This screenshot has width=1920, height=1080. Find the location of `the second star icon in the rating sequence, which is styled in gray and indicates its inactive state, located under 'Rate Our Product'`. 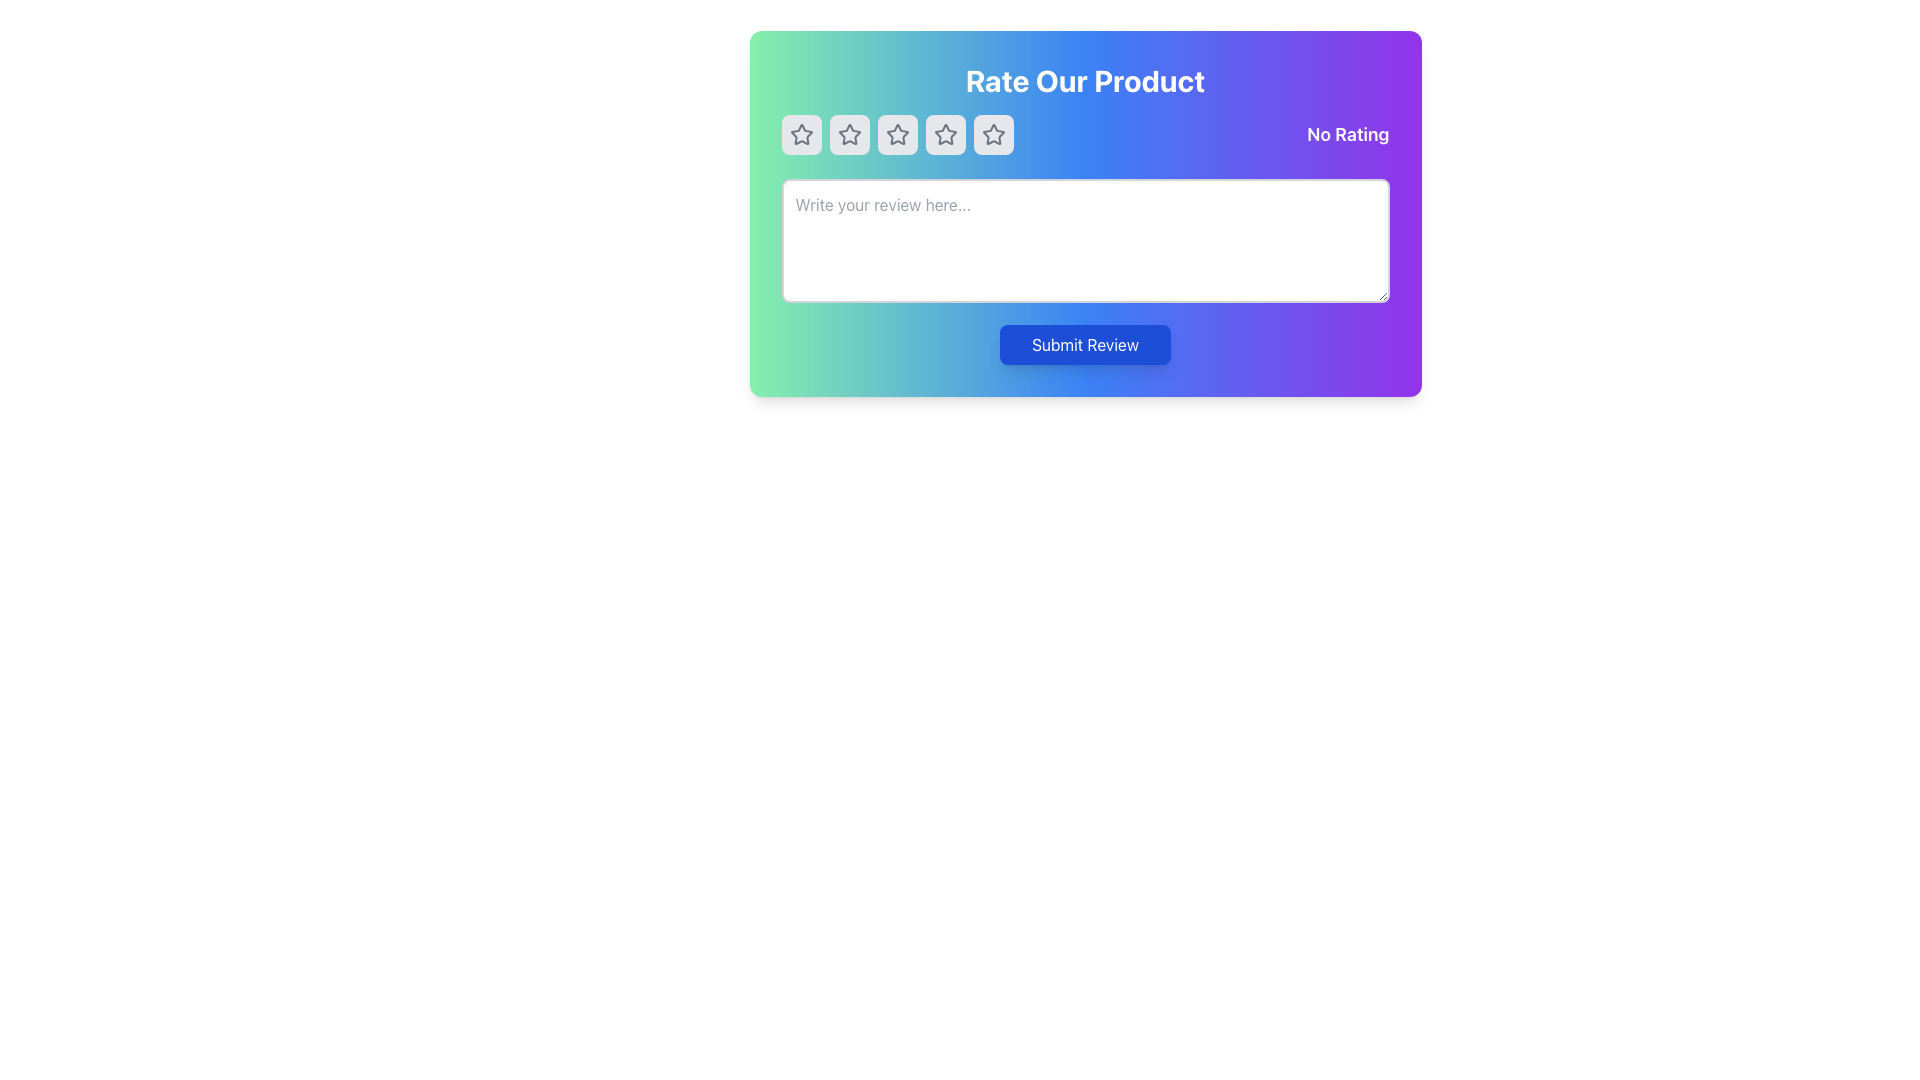

the second star icon in the rating sequence, which is styled in gray and indicates its inactive state, located under 'Rate Our Product' is located at coordinates (849, 135).